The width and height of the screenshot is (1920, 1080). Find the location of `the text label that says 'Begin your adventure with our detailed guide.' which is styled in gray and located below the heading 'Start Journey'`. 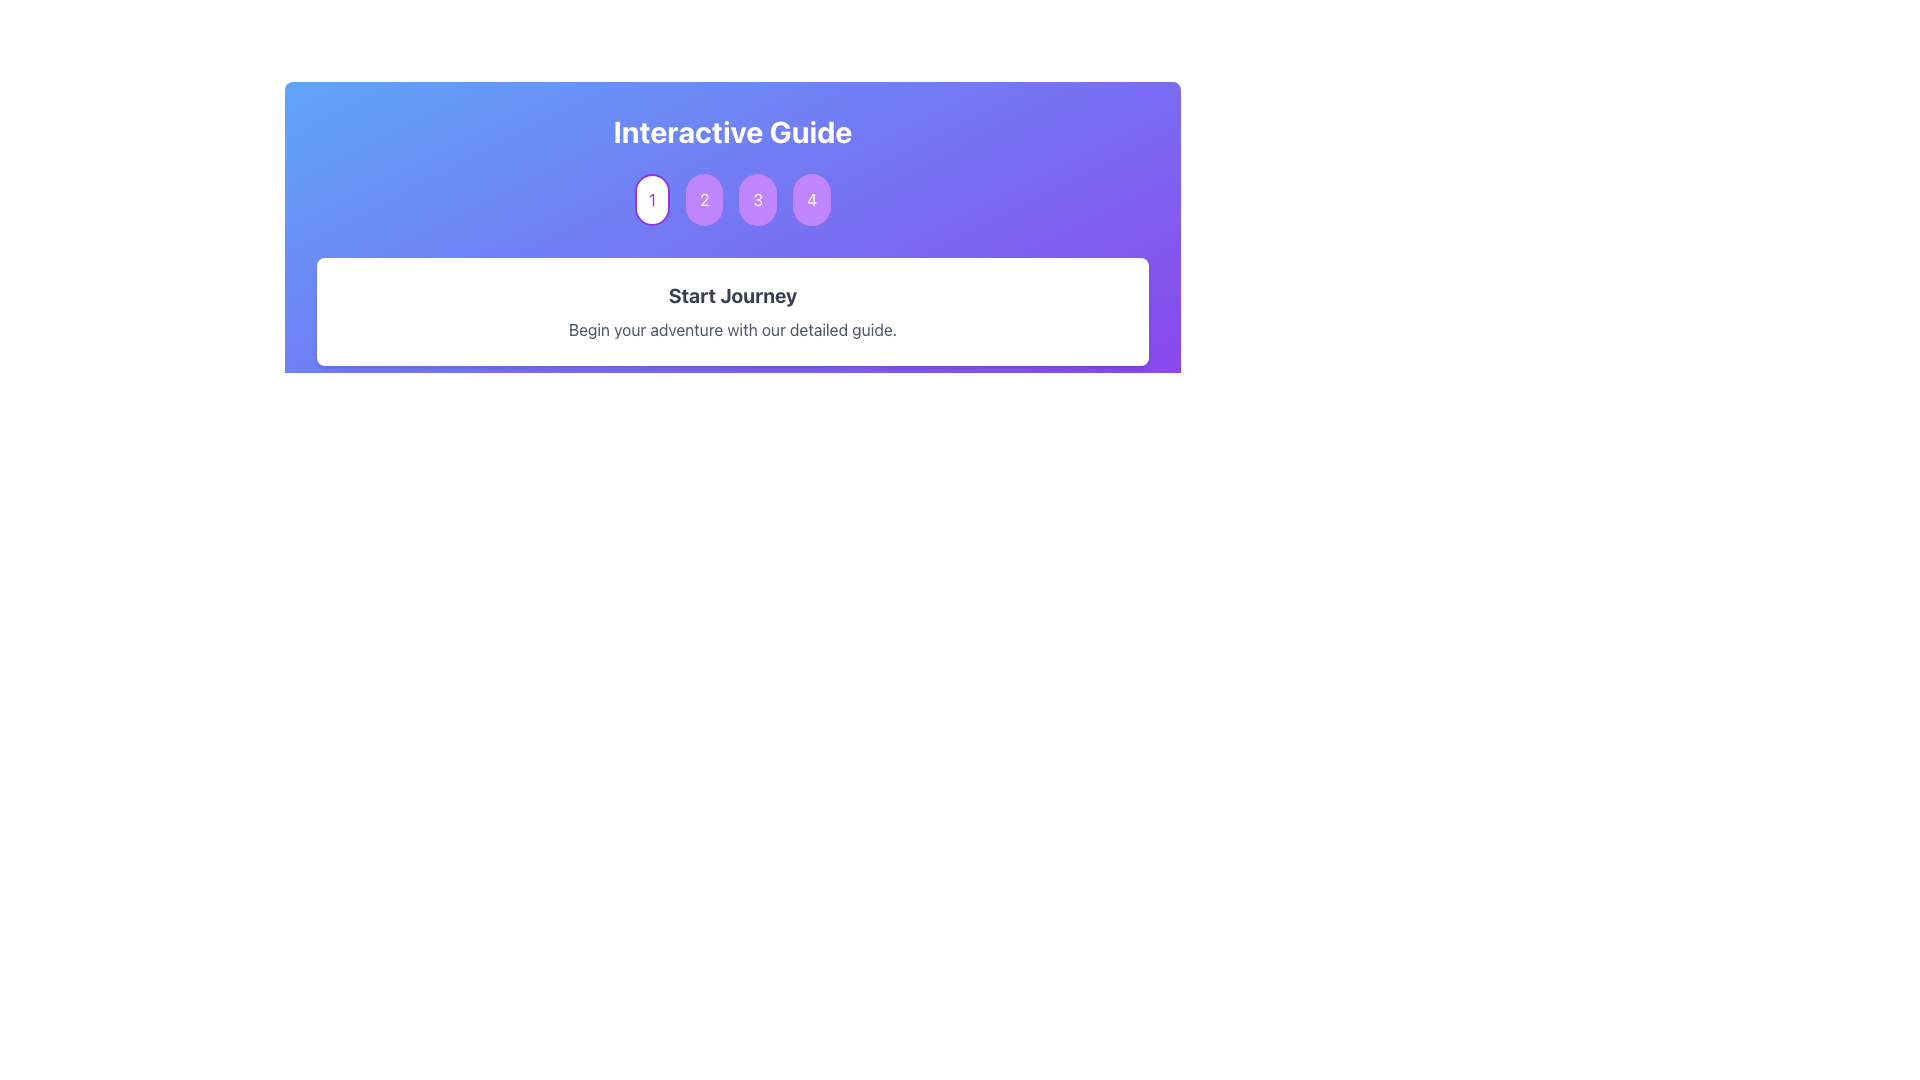

the text label that says 'Begin your adventure with our detailed guide.' which is styled in gray and located below the heading 'Start Journey' is located at coordinates (732, 329).